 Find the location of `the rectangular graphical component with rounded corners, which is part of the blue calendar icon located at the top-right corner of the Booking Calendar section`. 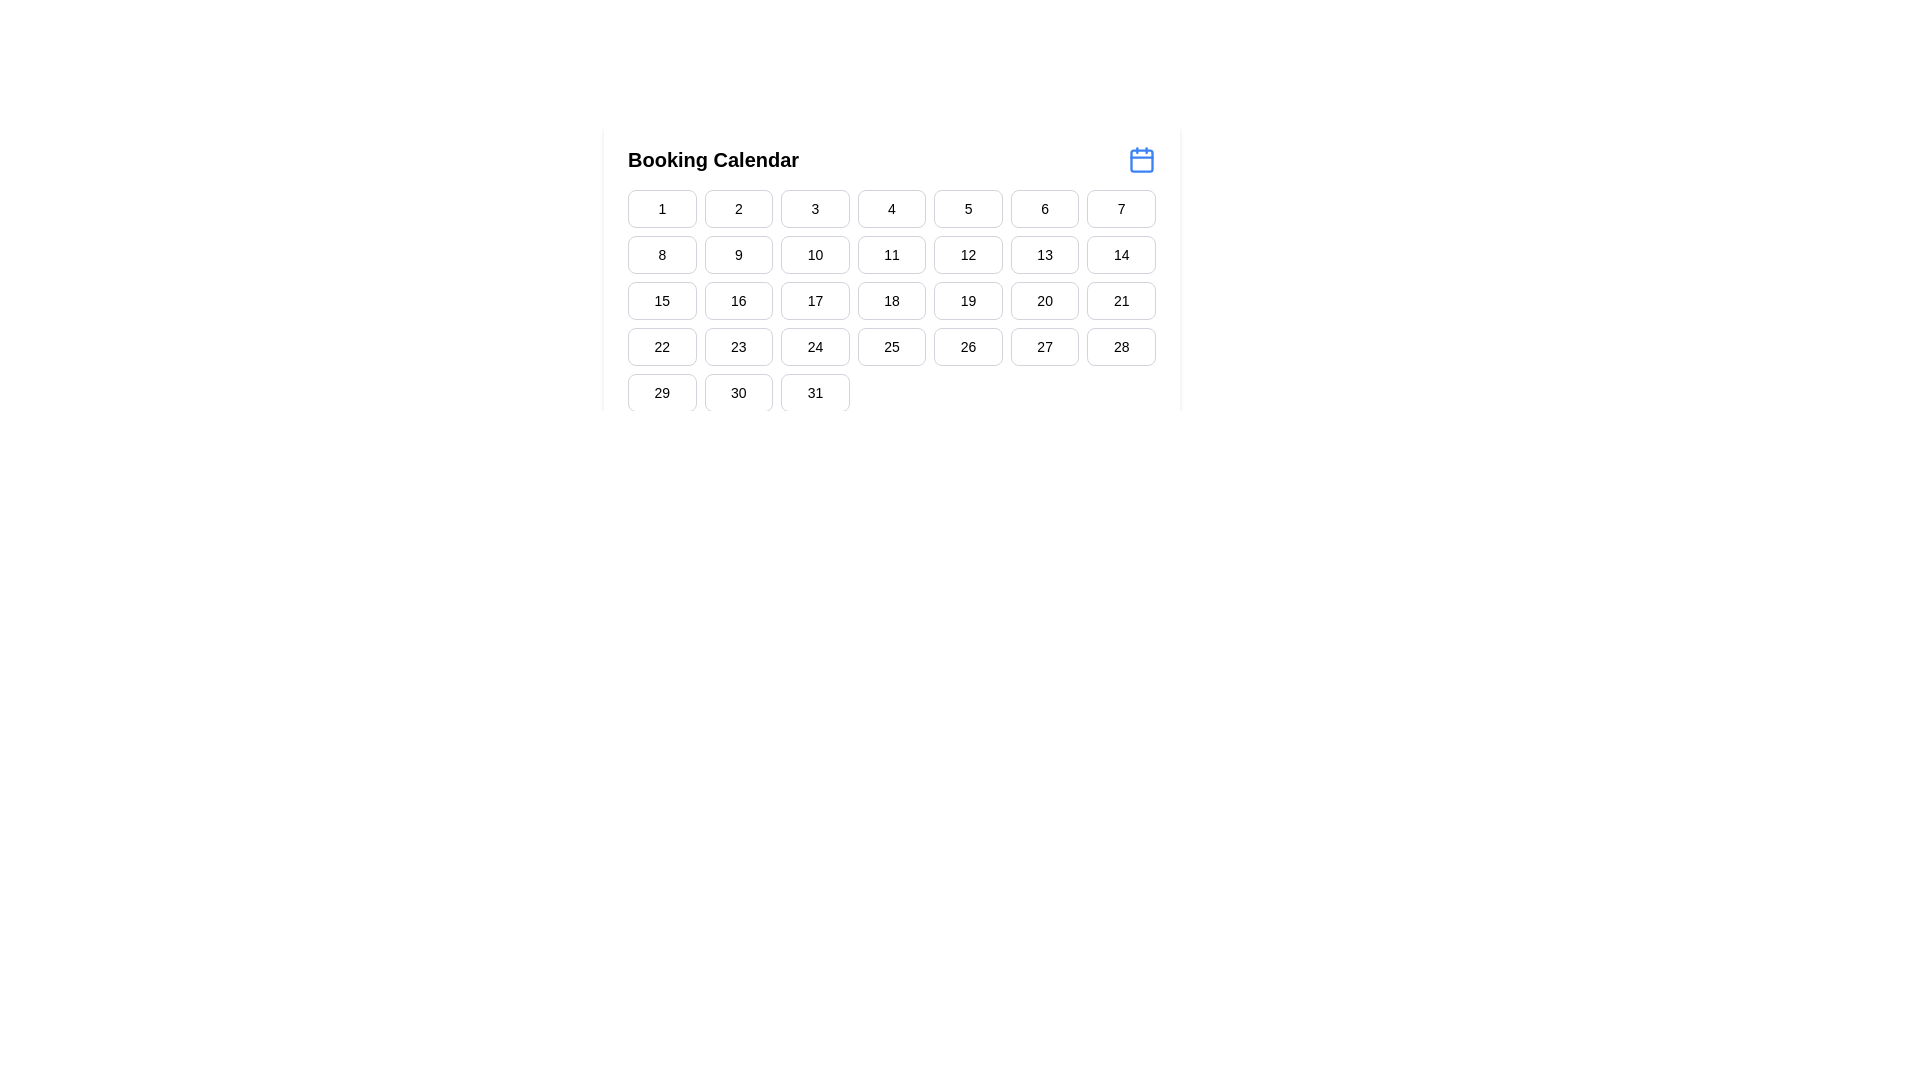

the rectangular graphical component with rounded corners, which is part of the blue calendar icon located at the top-right corner of the Booking Calendar section is located at coordinates (1142, 160).